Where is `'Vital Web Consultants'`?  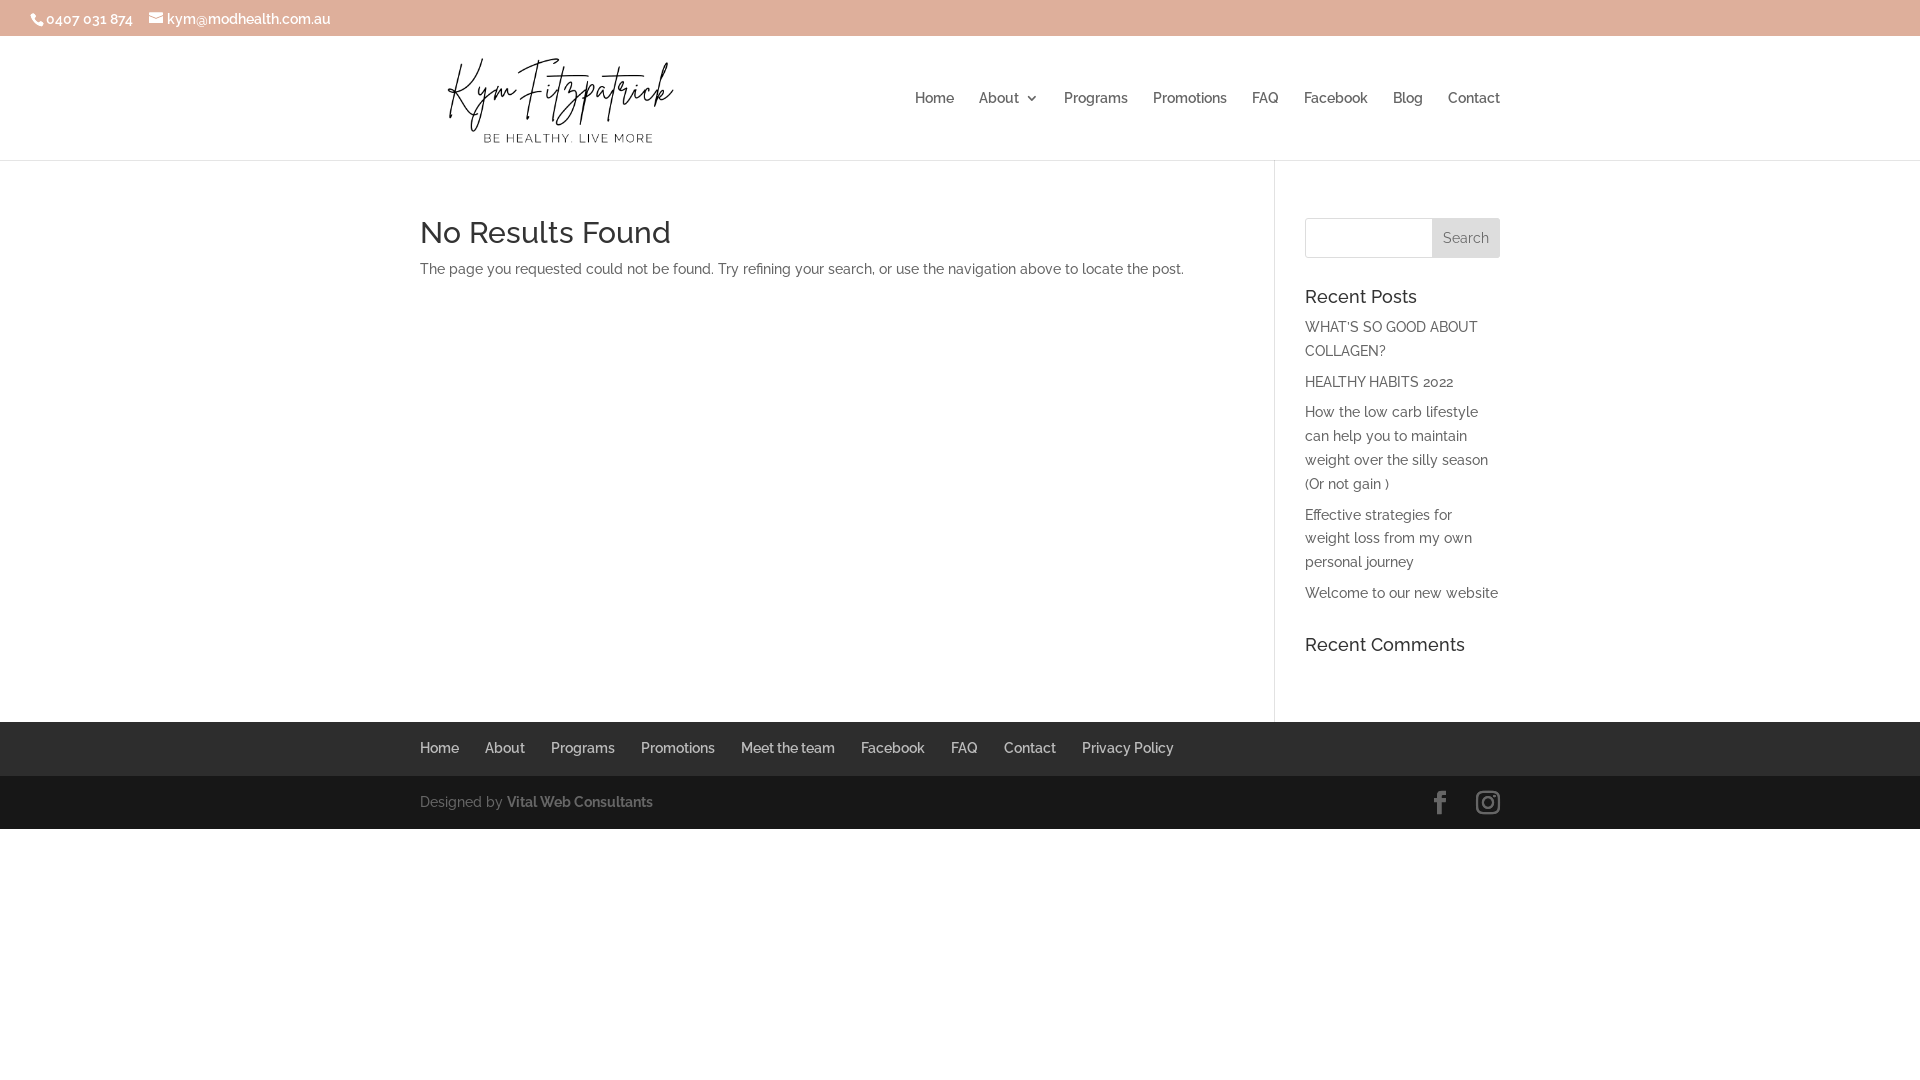
'Vital Web Consultants' is located at coordinates (579, 801).